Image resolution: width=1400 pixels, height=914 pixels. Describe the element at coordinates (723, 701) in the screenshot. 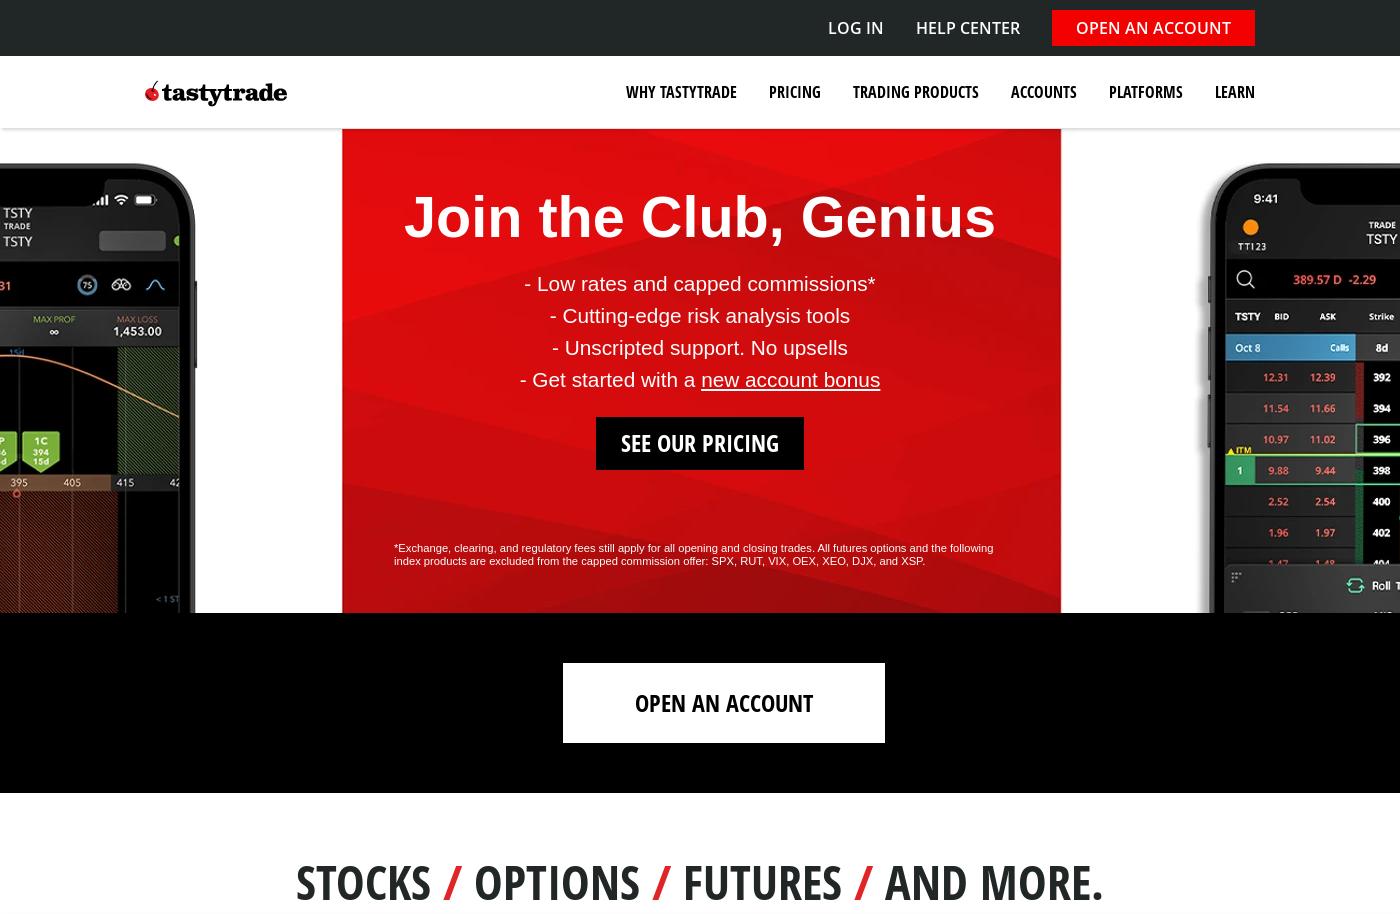

I see `'Open an account'` at that location.